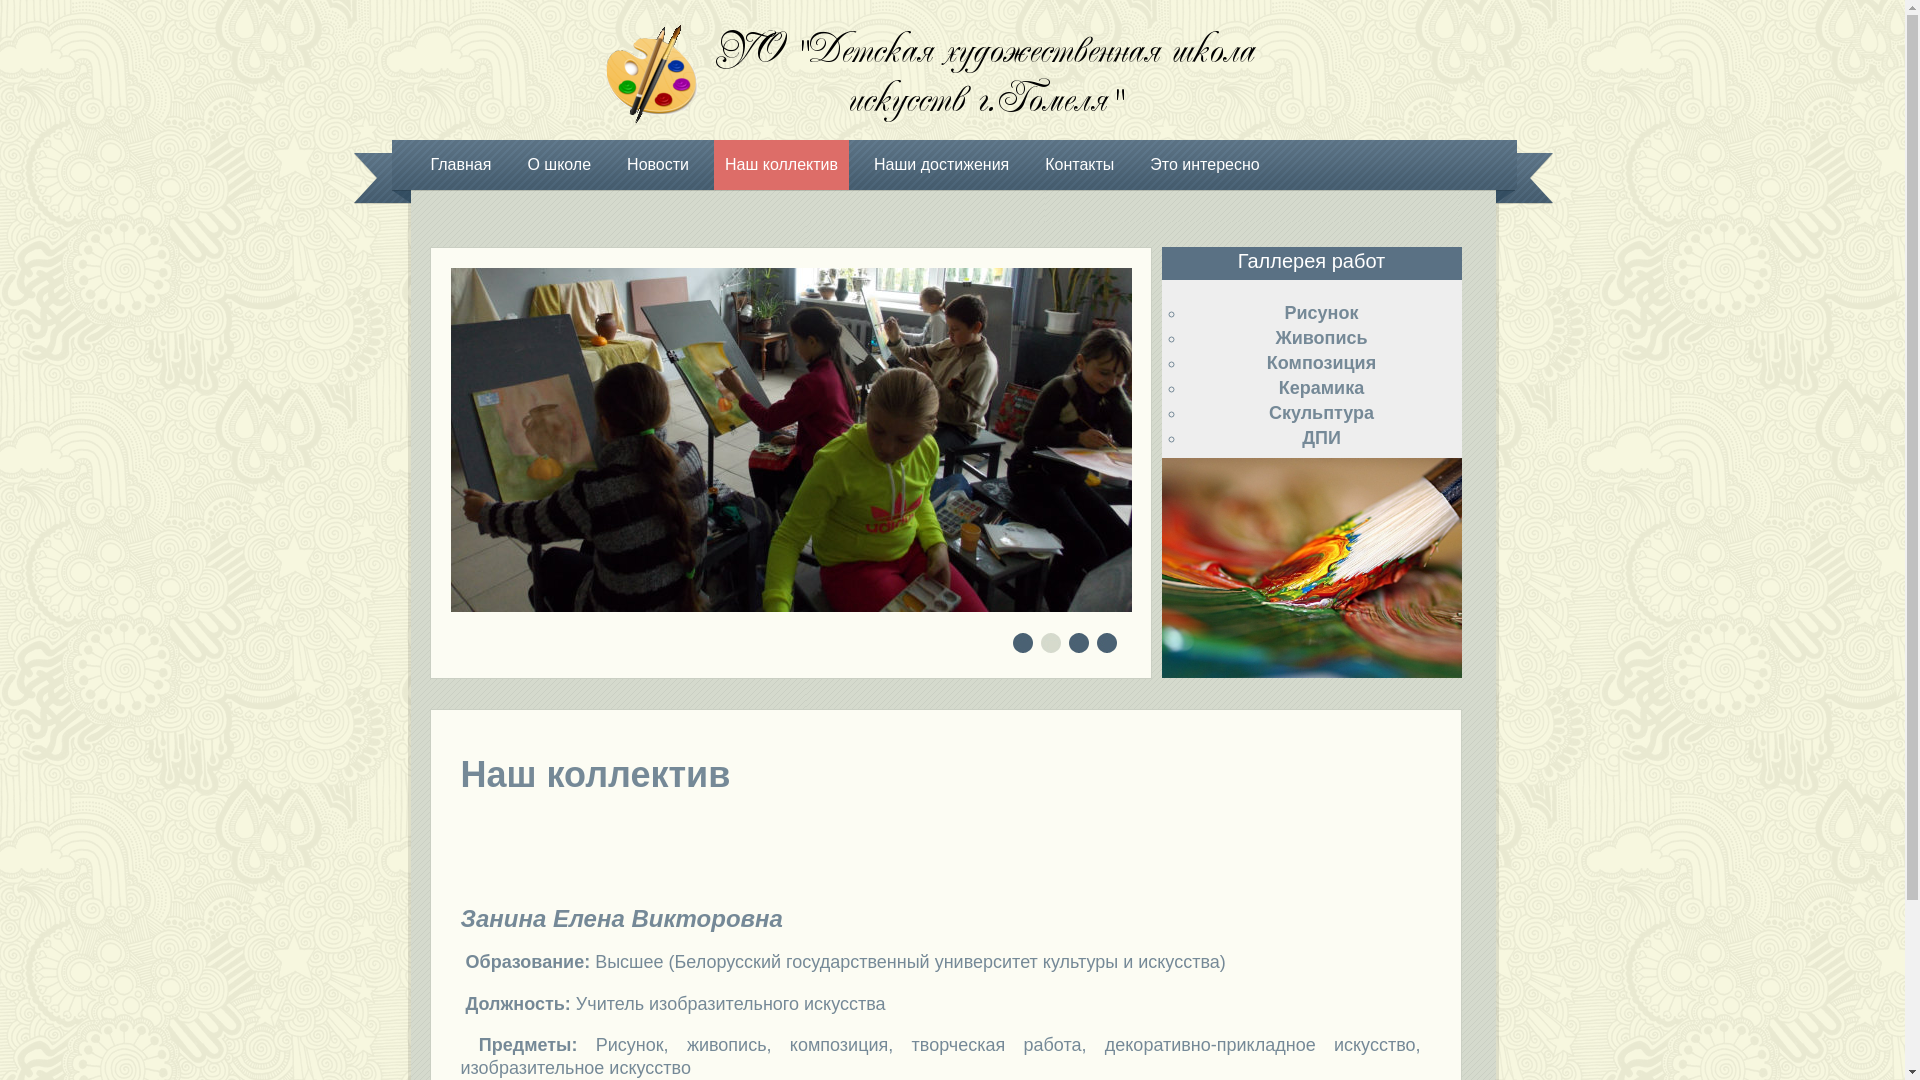 The height and width of the screenshot is (1080, 1920). I want to click on '4', so click(1107, 644).